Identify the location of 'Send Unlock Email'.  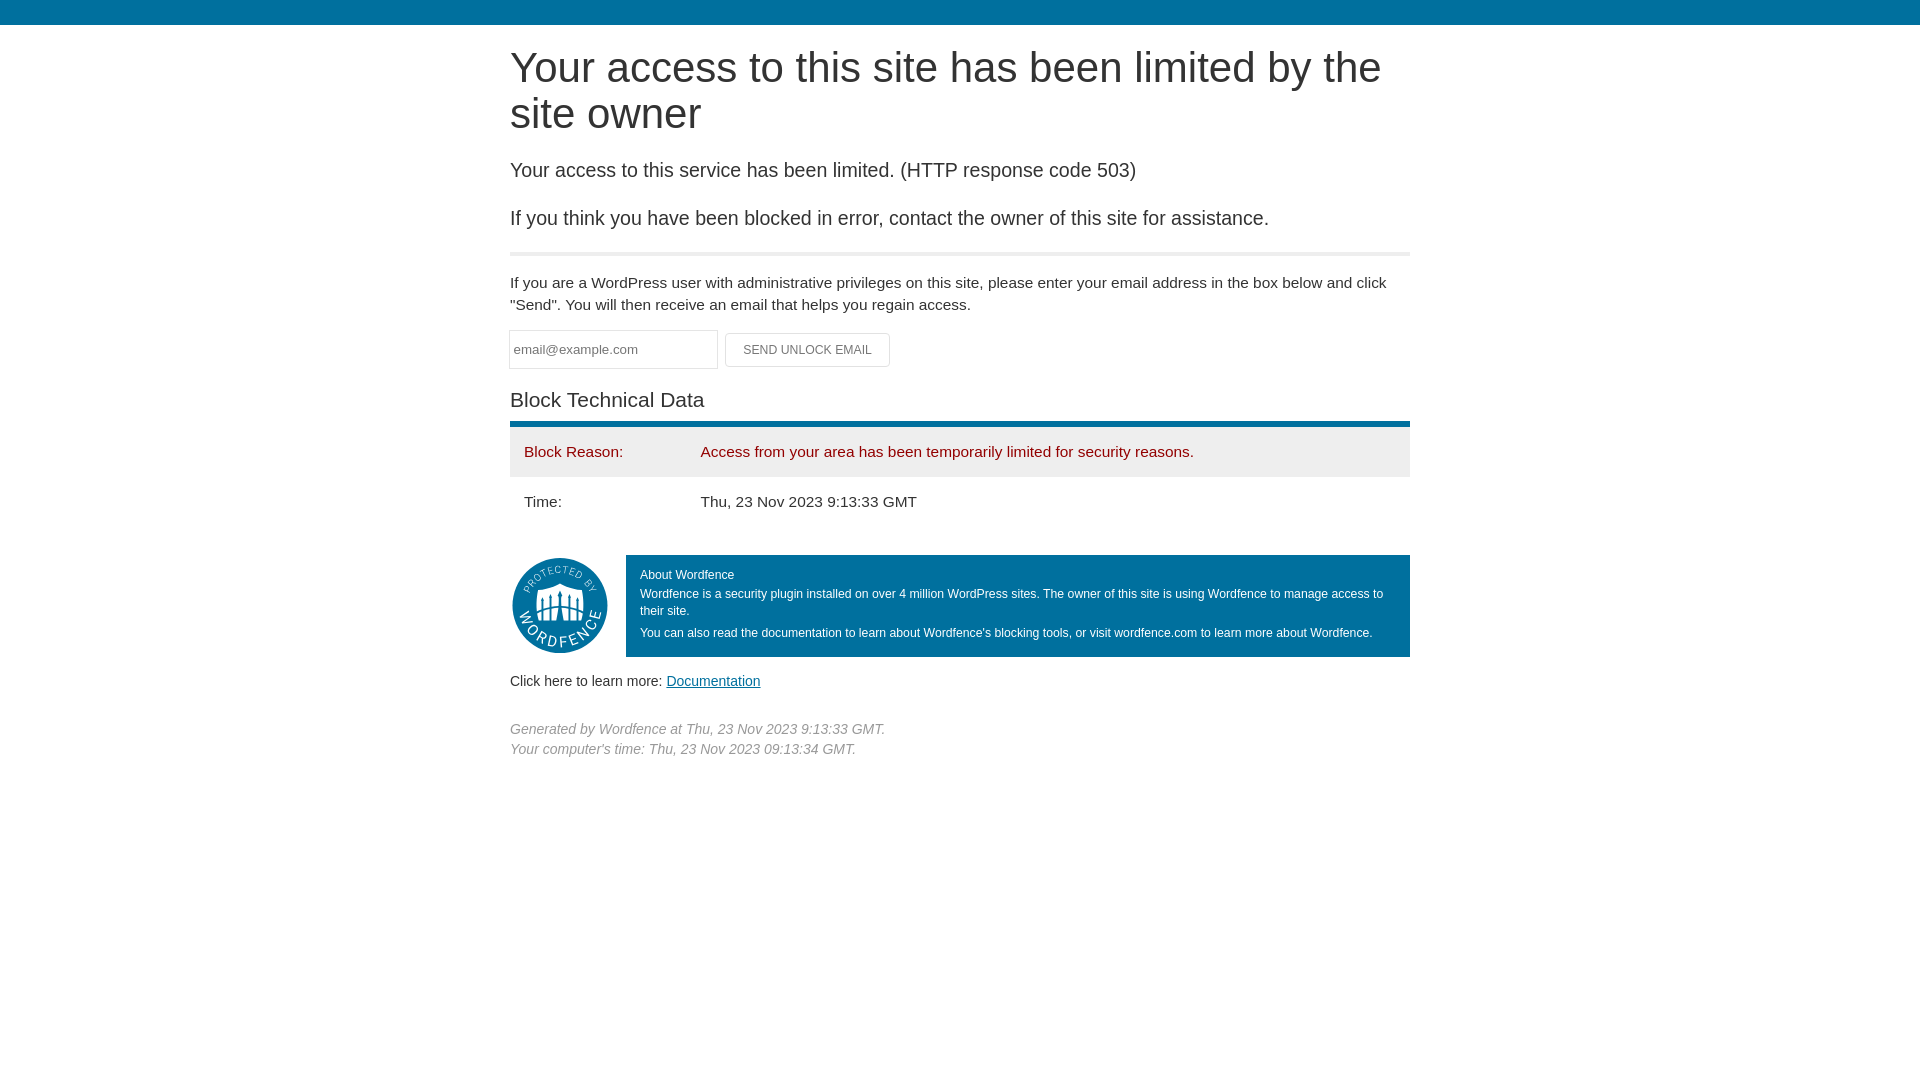
(807, 349).